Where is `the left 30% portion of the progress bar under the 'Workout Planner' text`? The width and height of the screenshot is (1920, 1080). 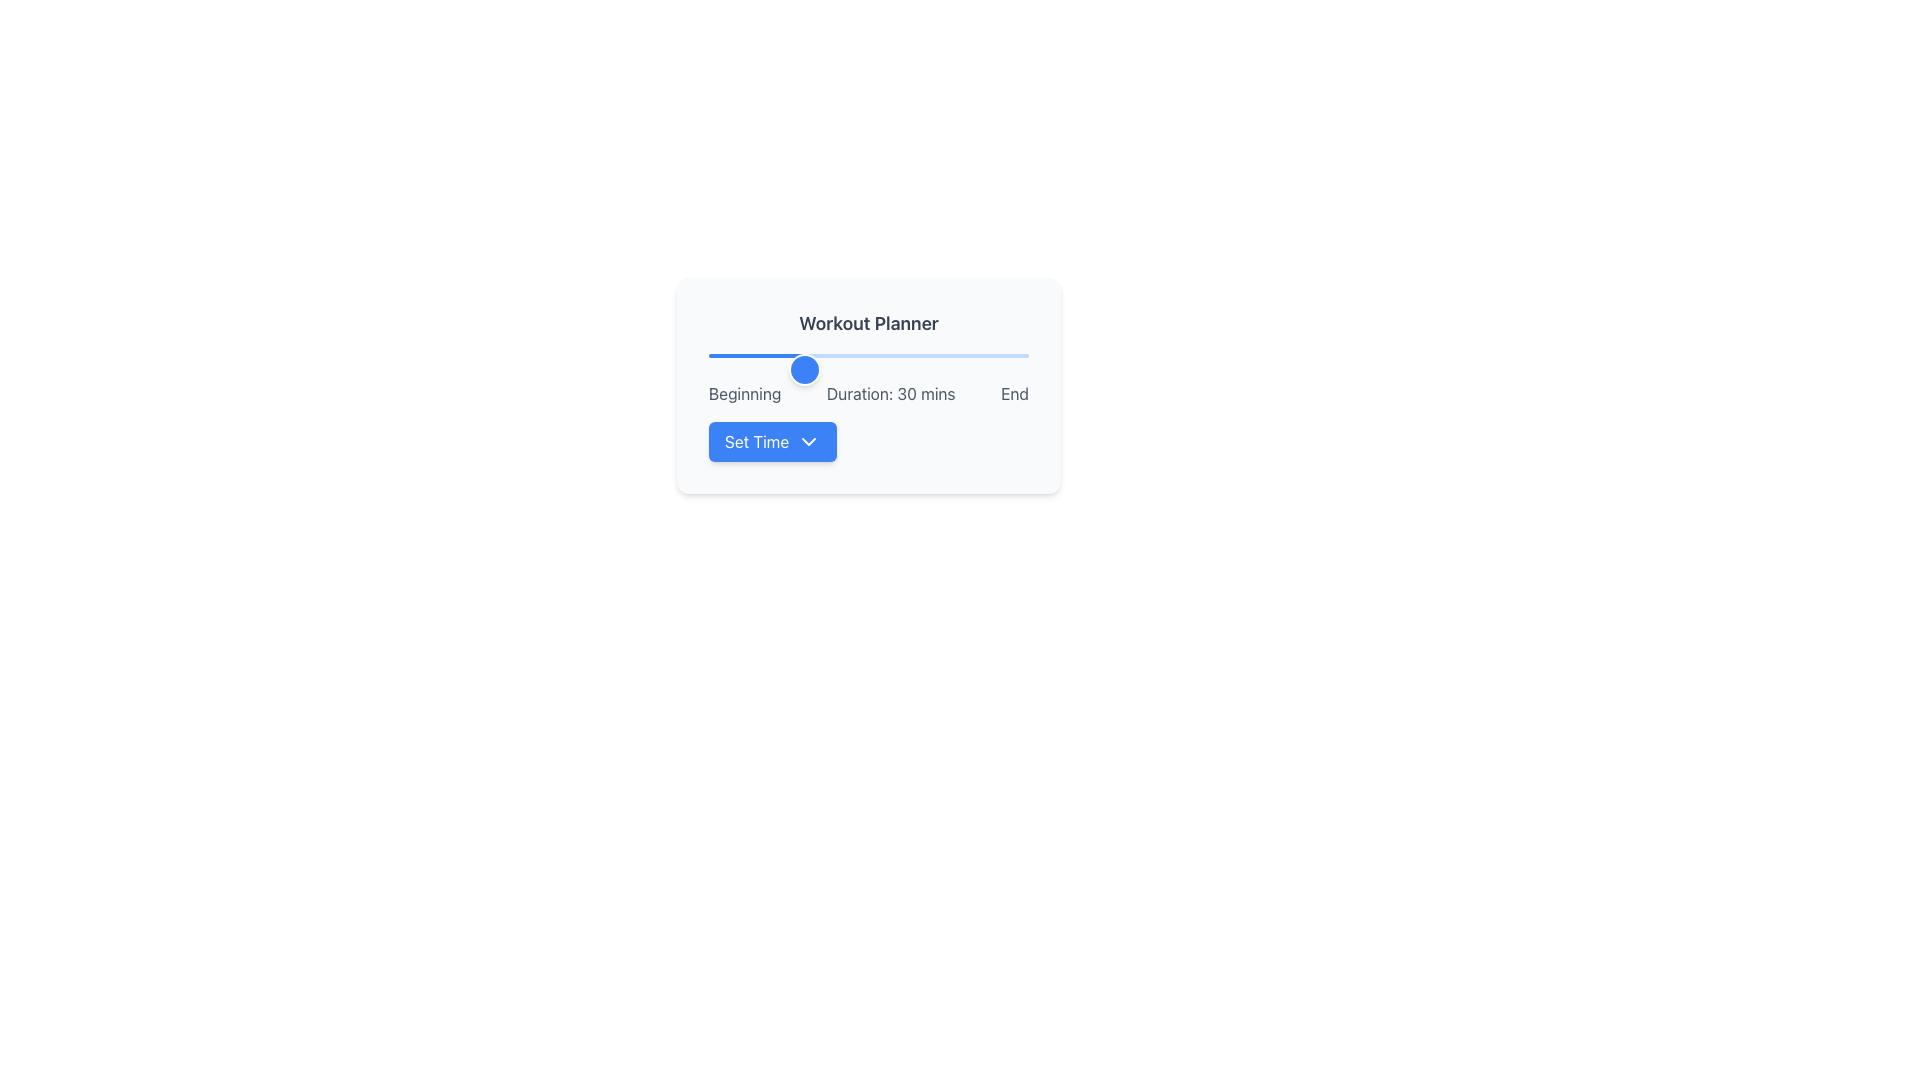 the left 30% portion of the progress bar under the 'Workout Planner' text is located at coordinates (756, 354).